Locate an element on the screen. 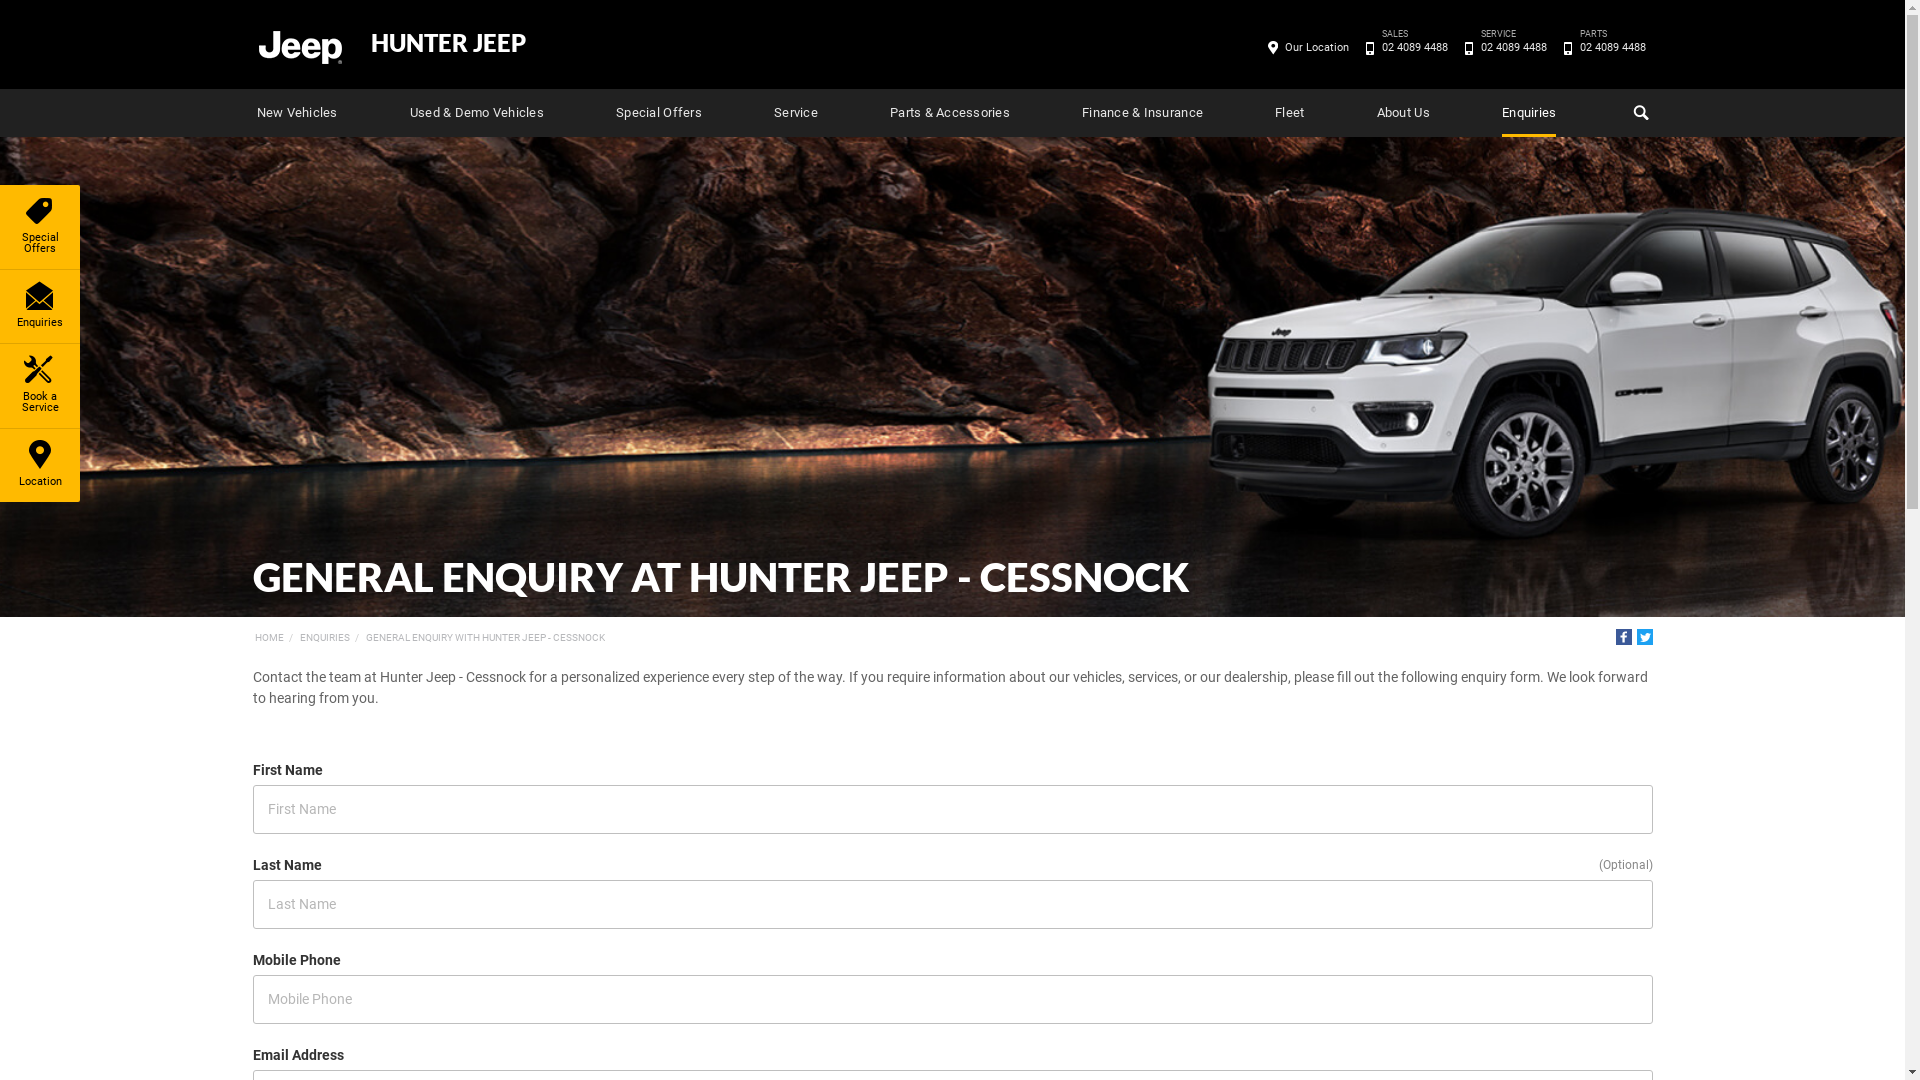 The height and width of the screenshot is (1080, 1920). 'Parts & Accessories' is located at coordinates (888, 112).